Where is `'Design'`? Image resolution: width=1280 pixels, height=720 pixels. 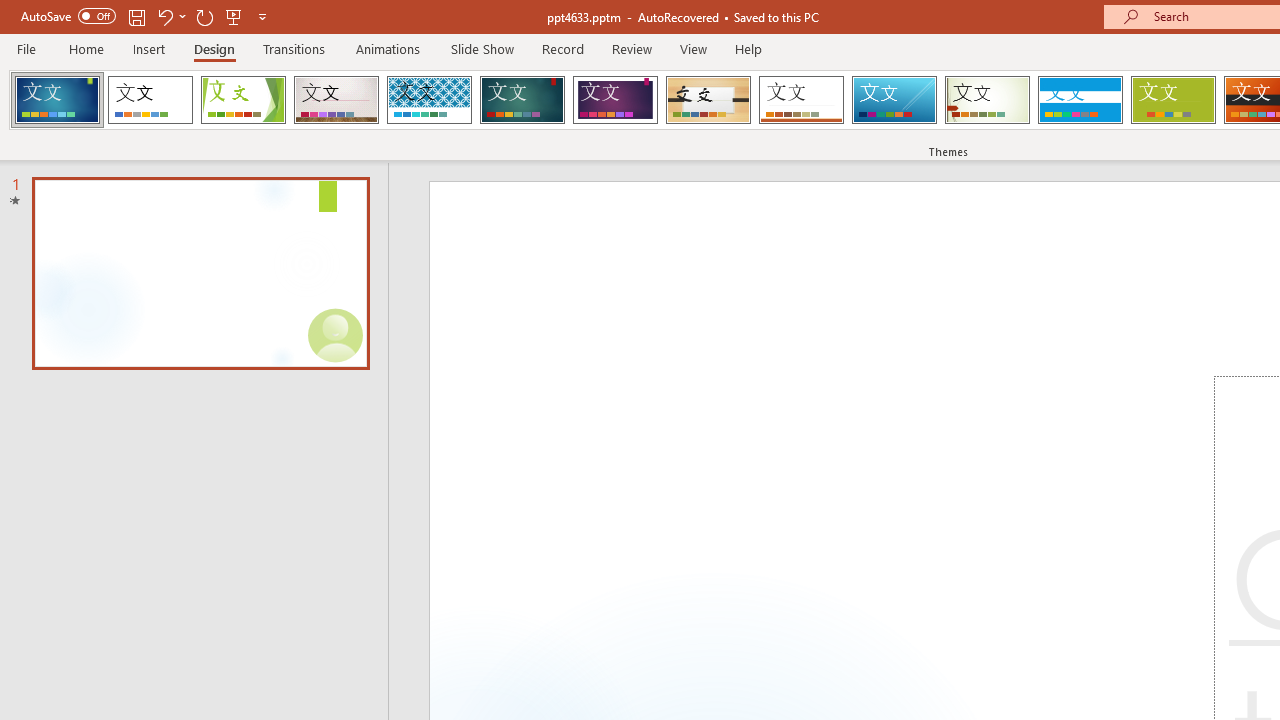
'Design' is located at coordinates (214, 48).